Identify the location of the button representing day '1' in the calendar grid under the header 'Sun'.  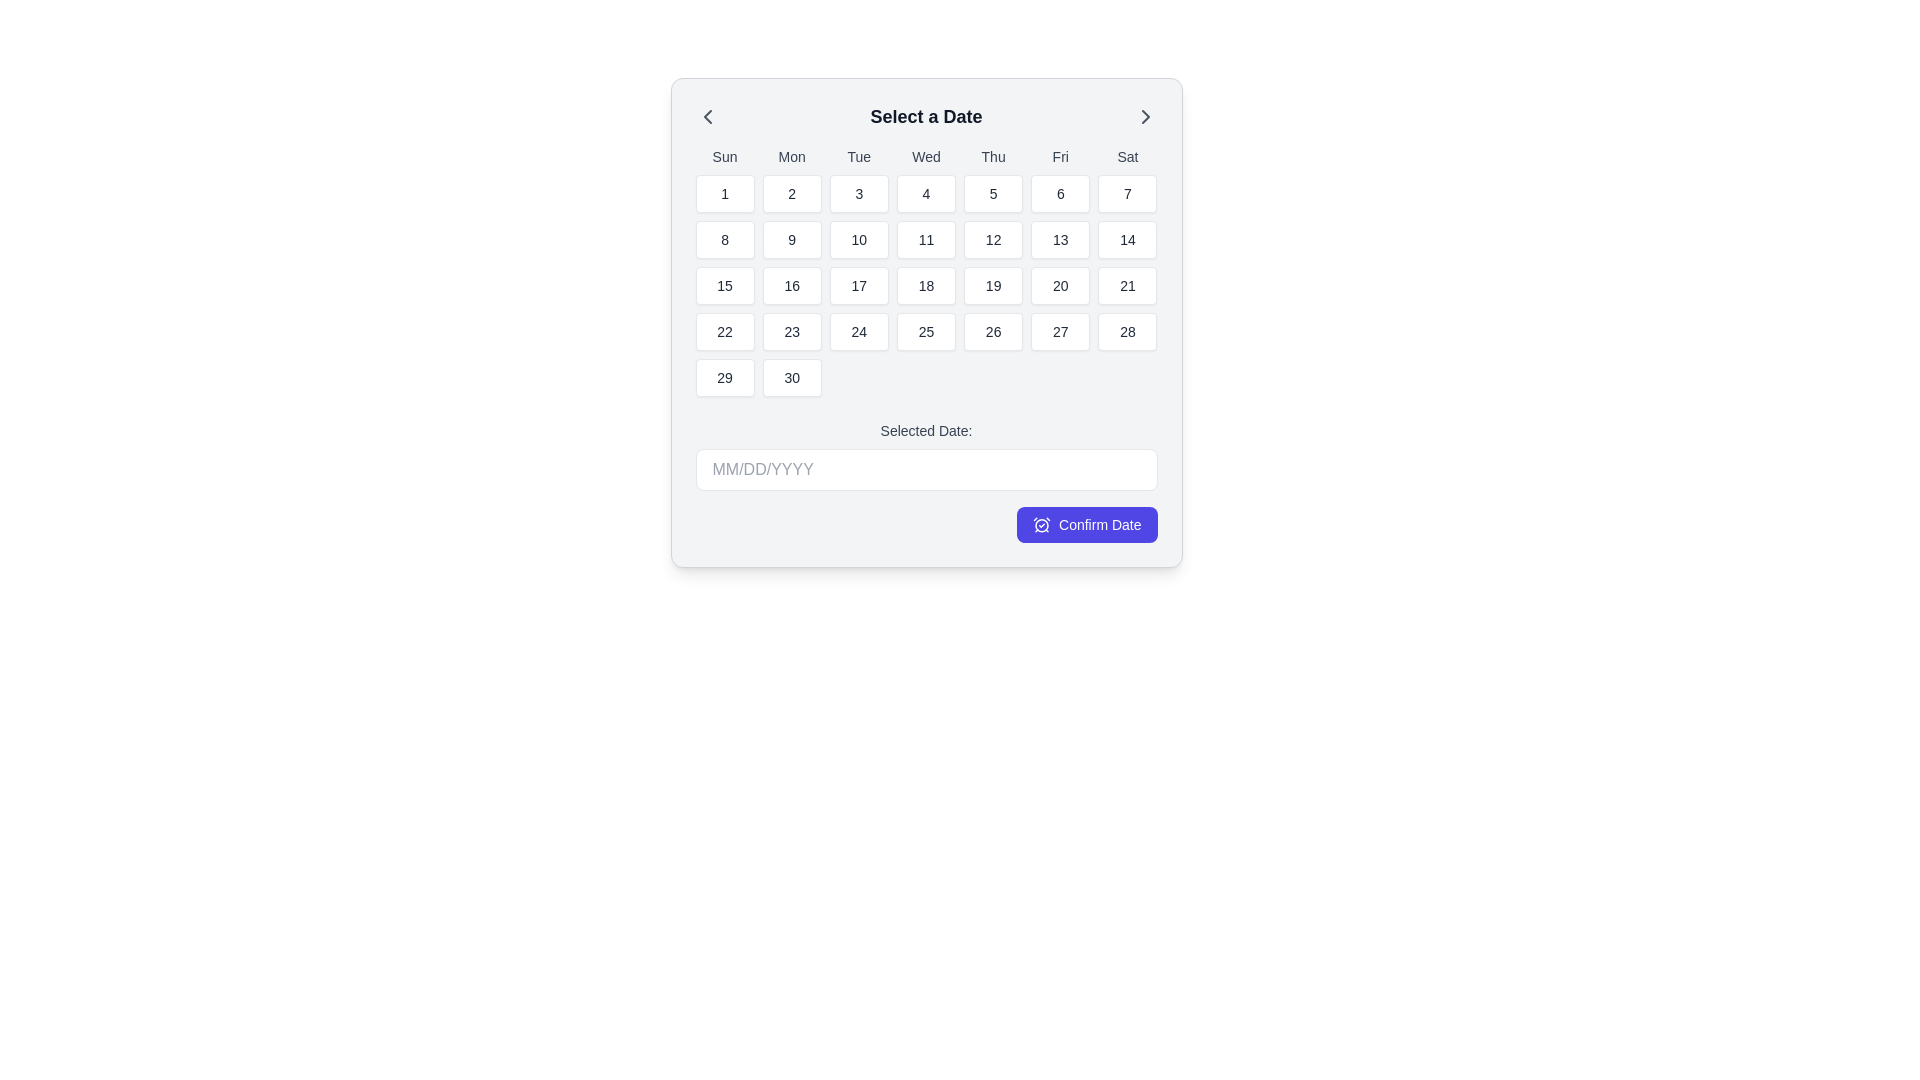
(723, 193).